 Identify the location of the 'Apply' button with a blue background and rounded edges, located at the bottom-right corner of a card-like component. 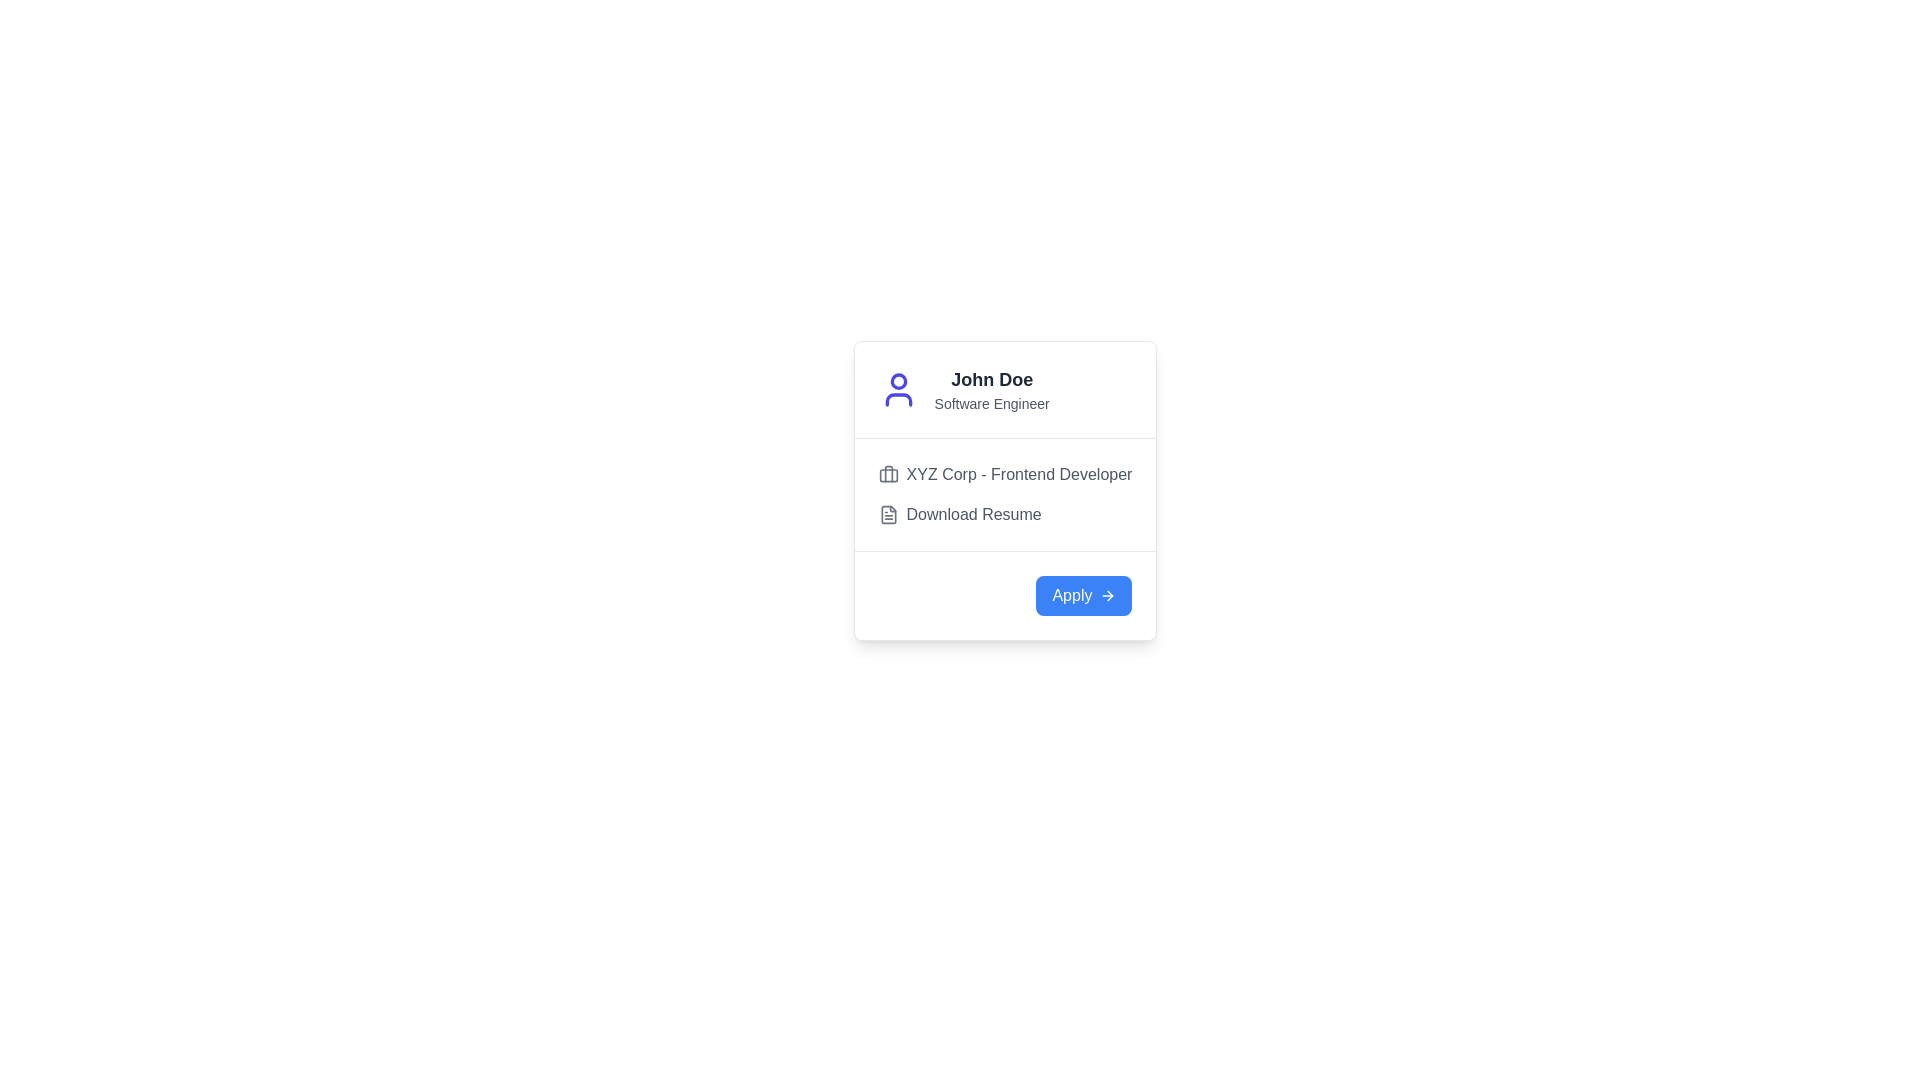
(1083, 595).